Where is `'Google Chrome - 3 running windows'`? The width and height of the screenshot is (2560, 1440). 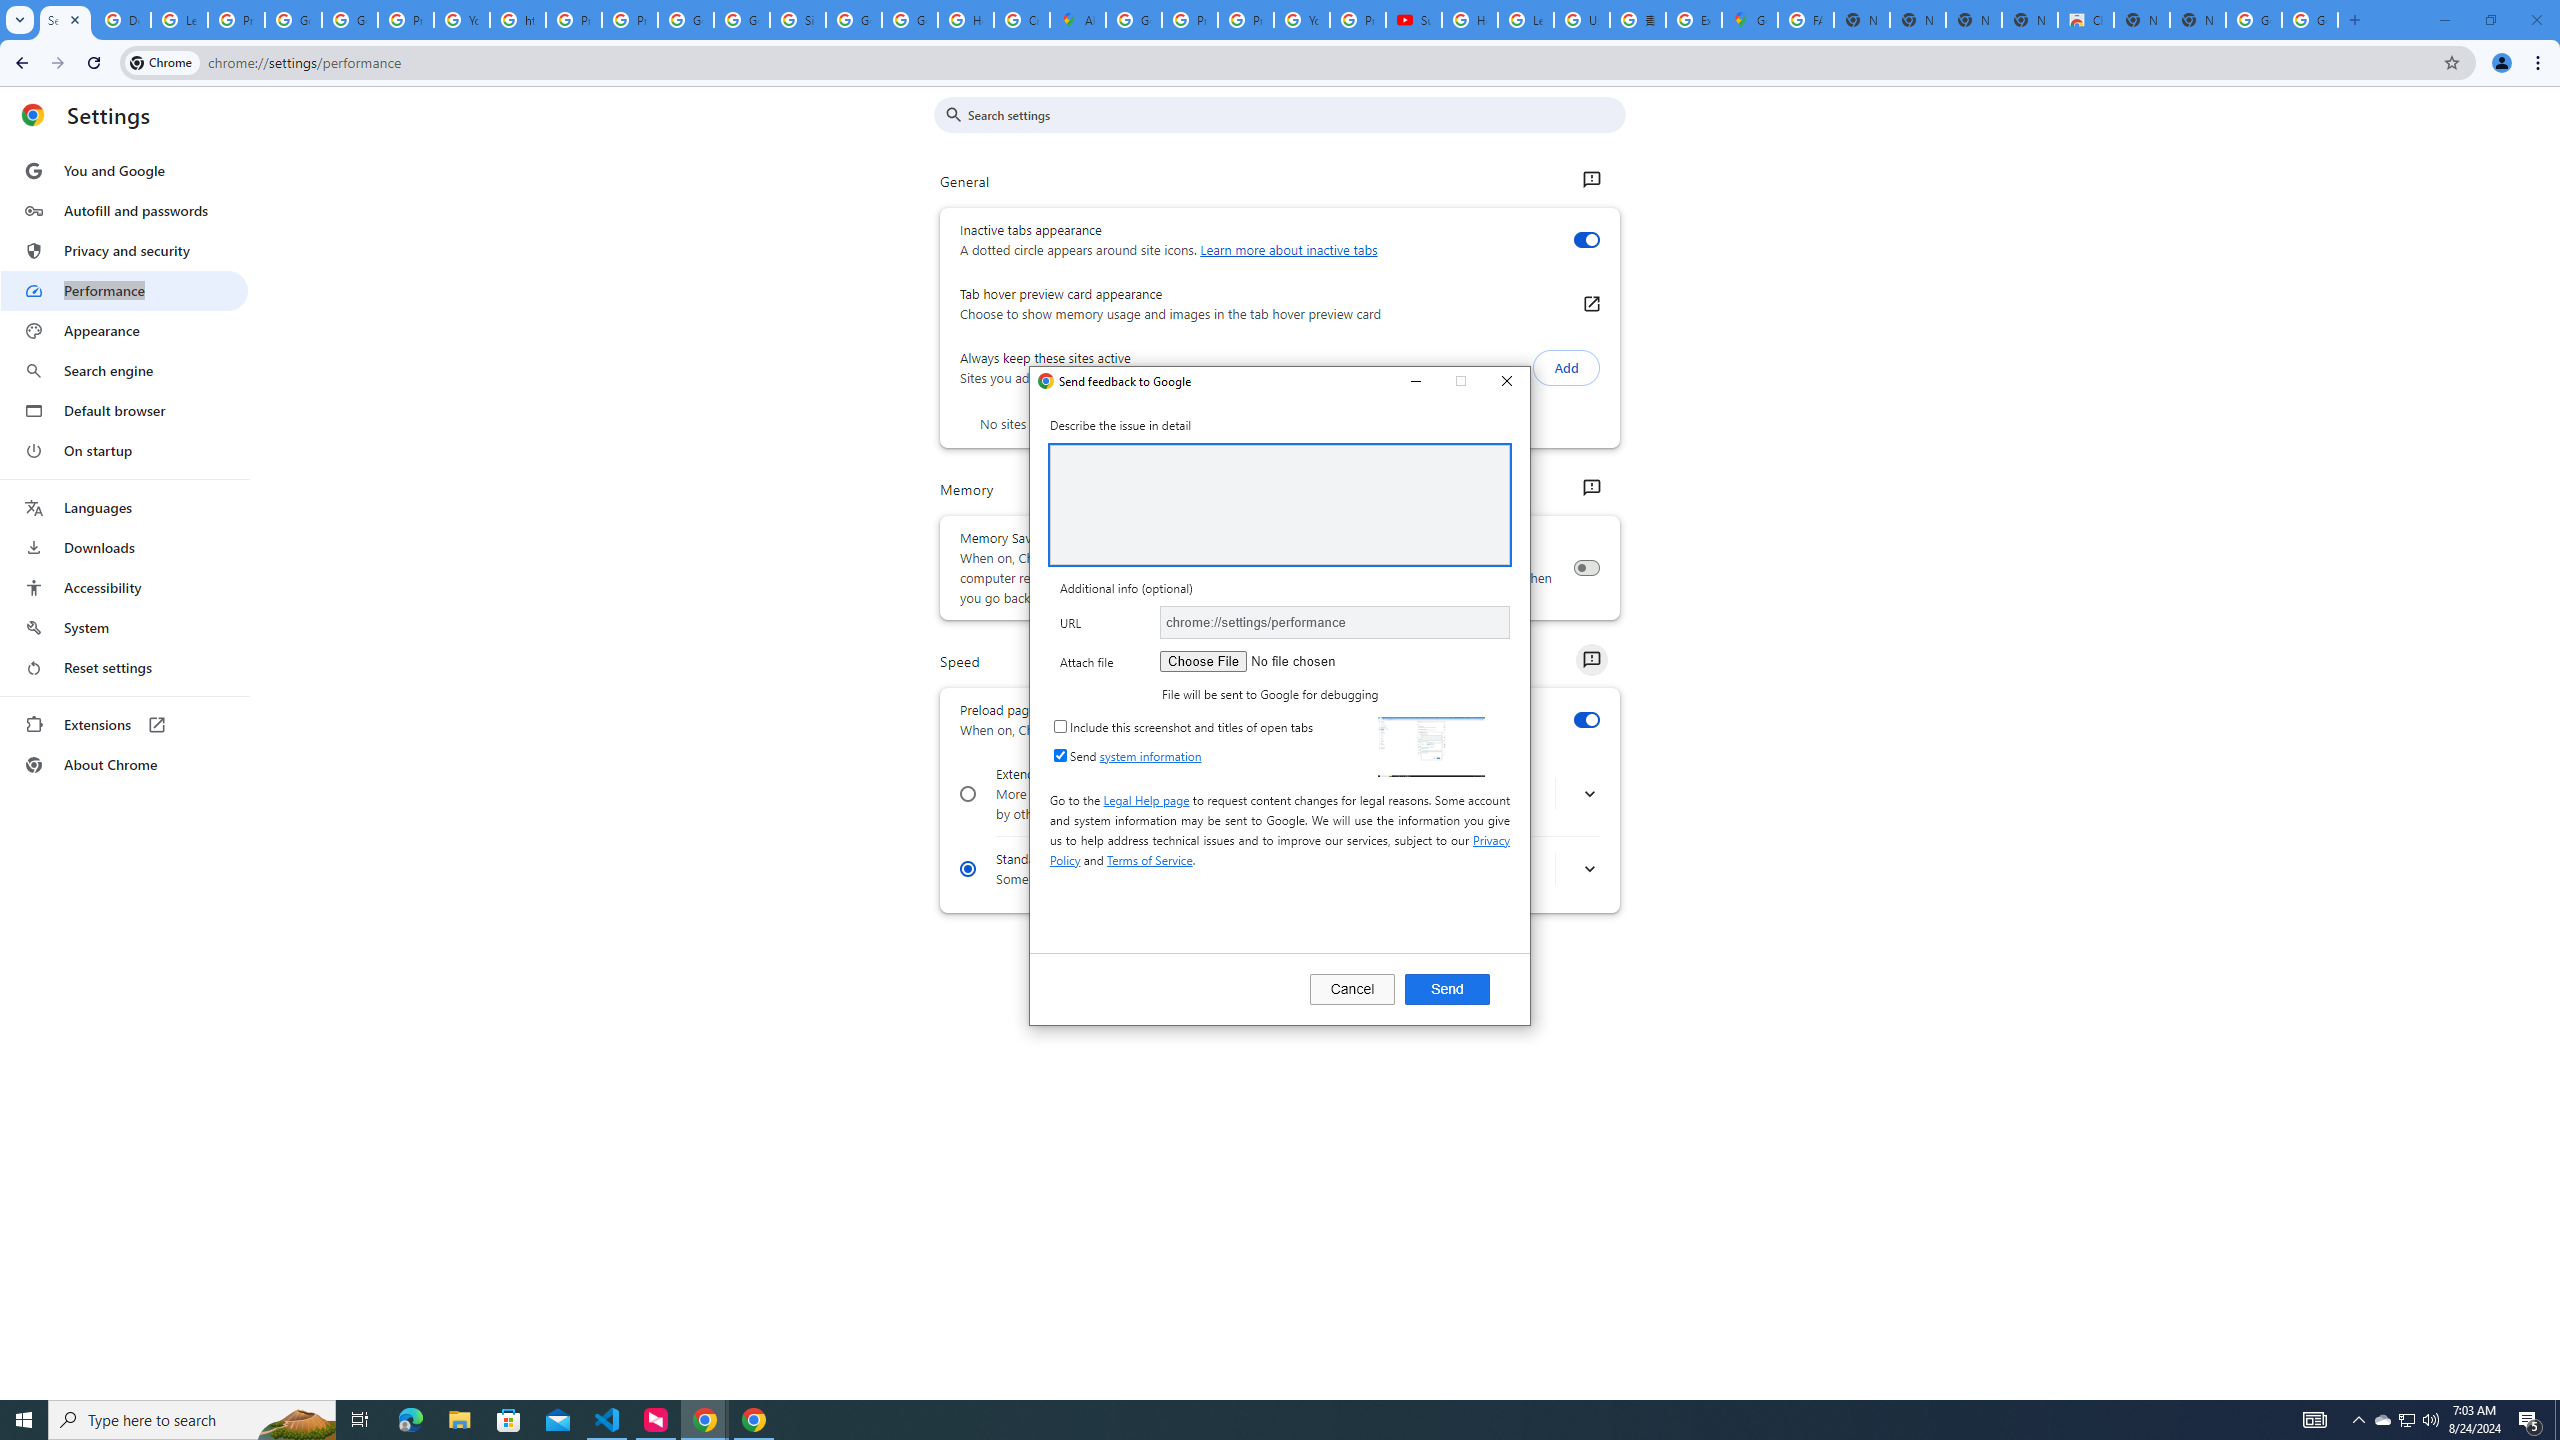
'Google Chrome - 3 running windows' is located at coordinates (705, 1418).